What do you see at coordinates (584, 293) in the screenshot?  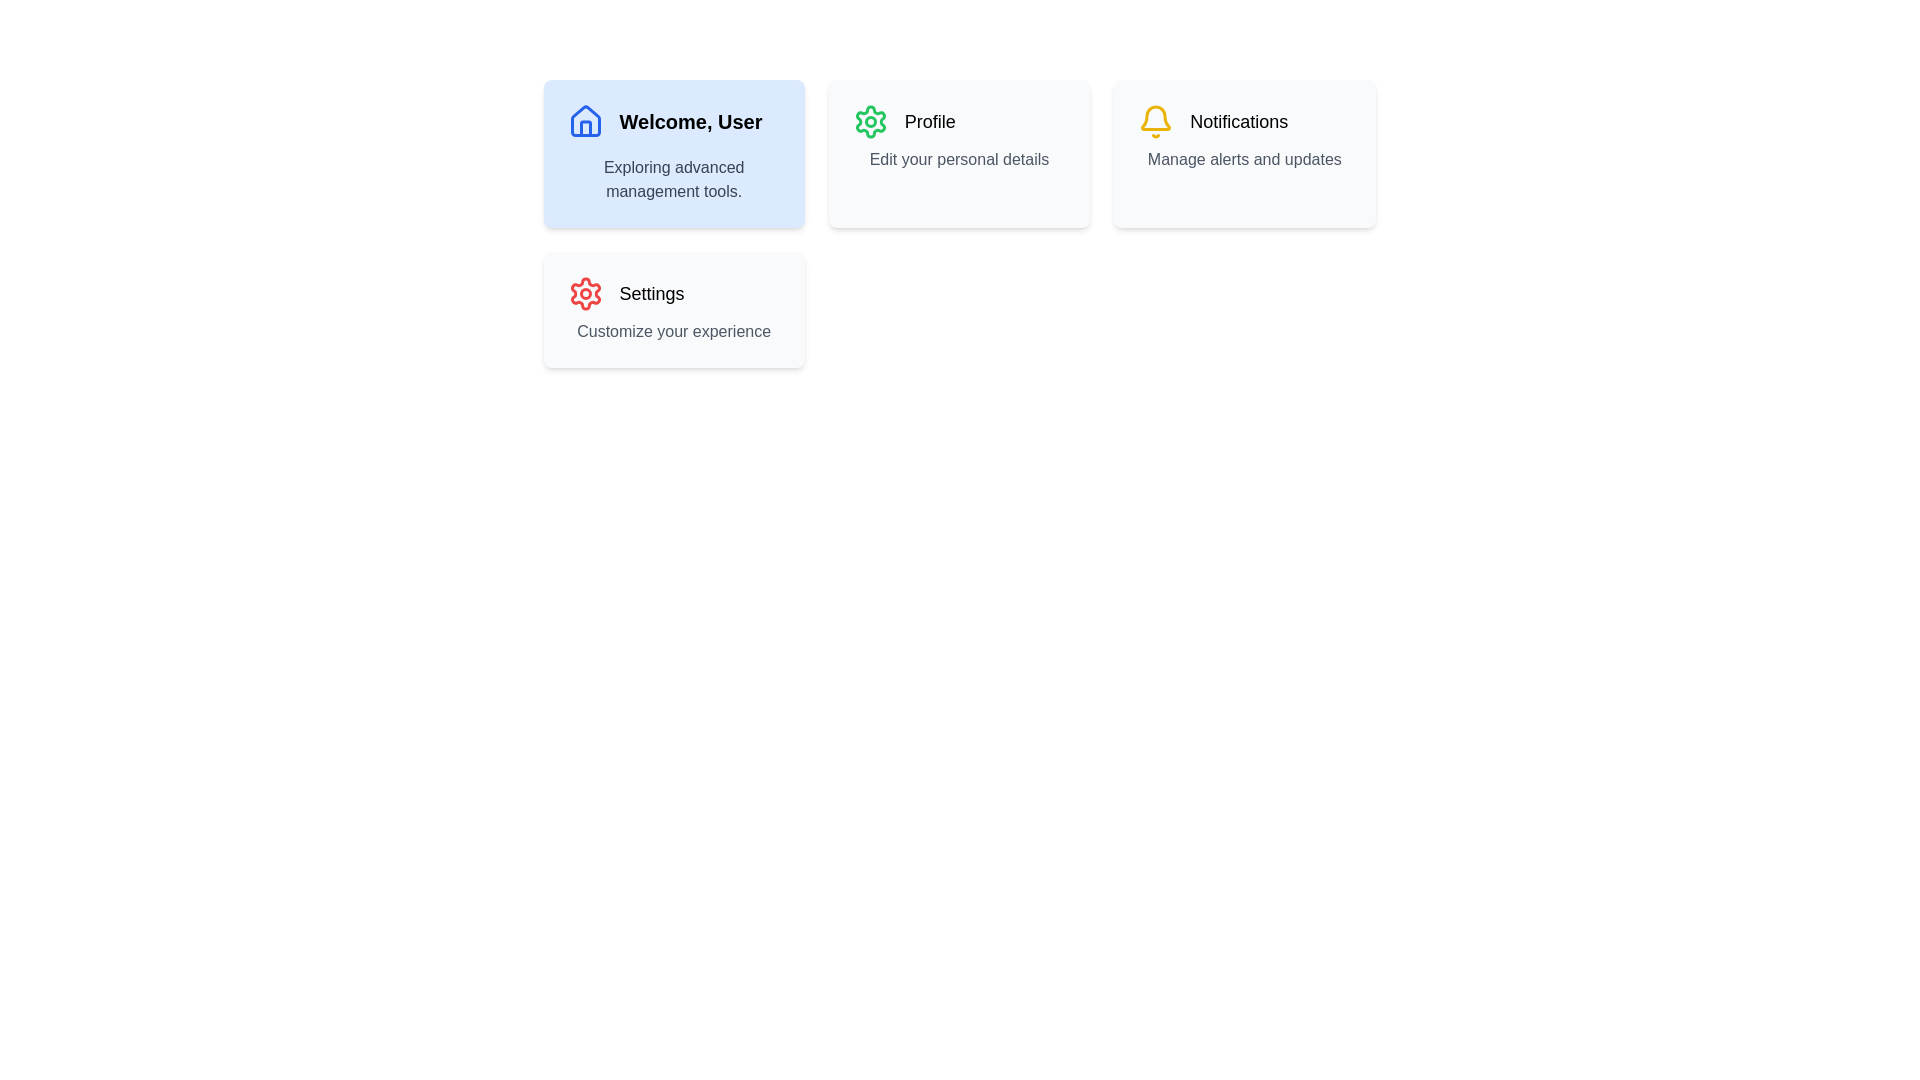 I see `the settings icon located within the 'Settings' card beneath the 'Welcome, User' section of the interface` at bounding box center [584, 293].